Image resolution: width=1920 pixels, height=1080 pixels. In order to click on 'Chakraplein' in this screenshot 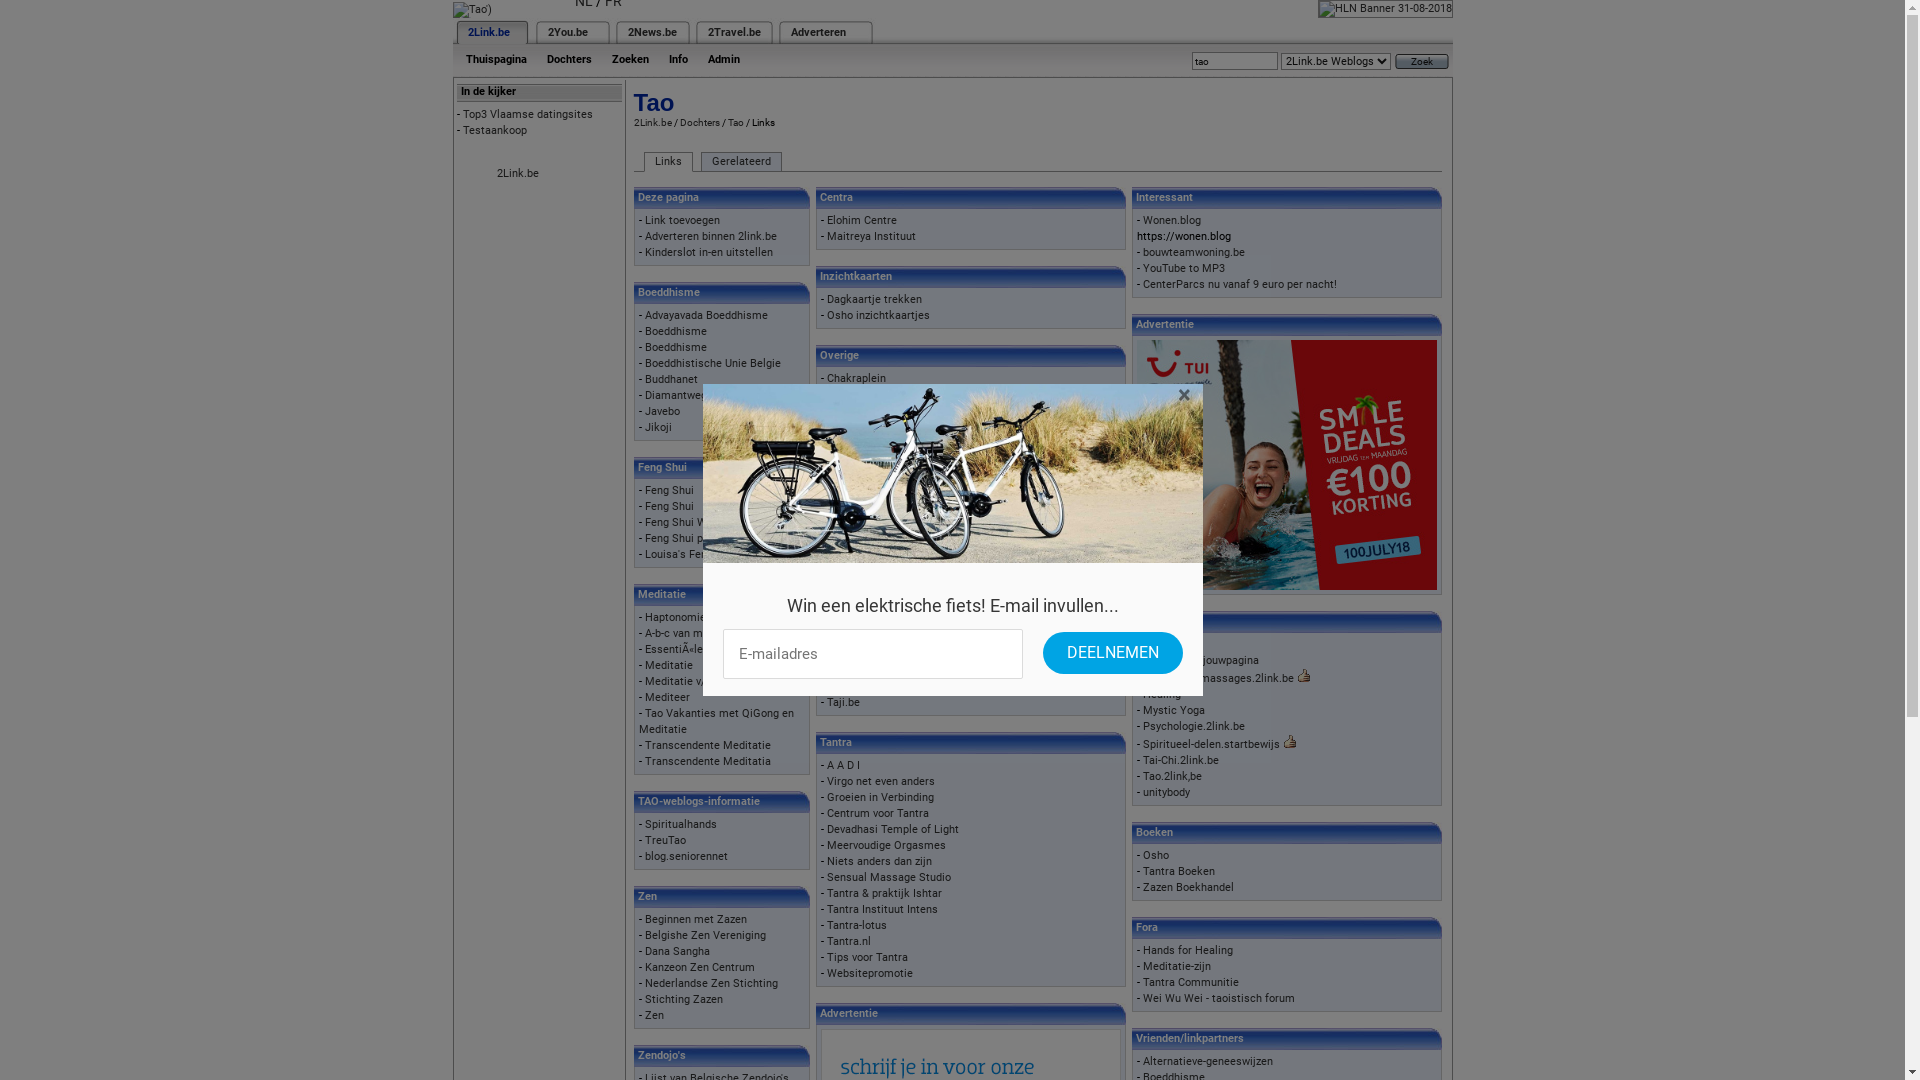, I will do `click(855, 378)`.